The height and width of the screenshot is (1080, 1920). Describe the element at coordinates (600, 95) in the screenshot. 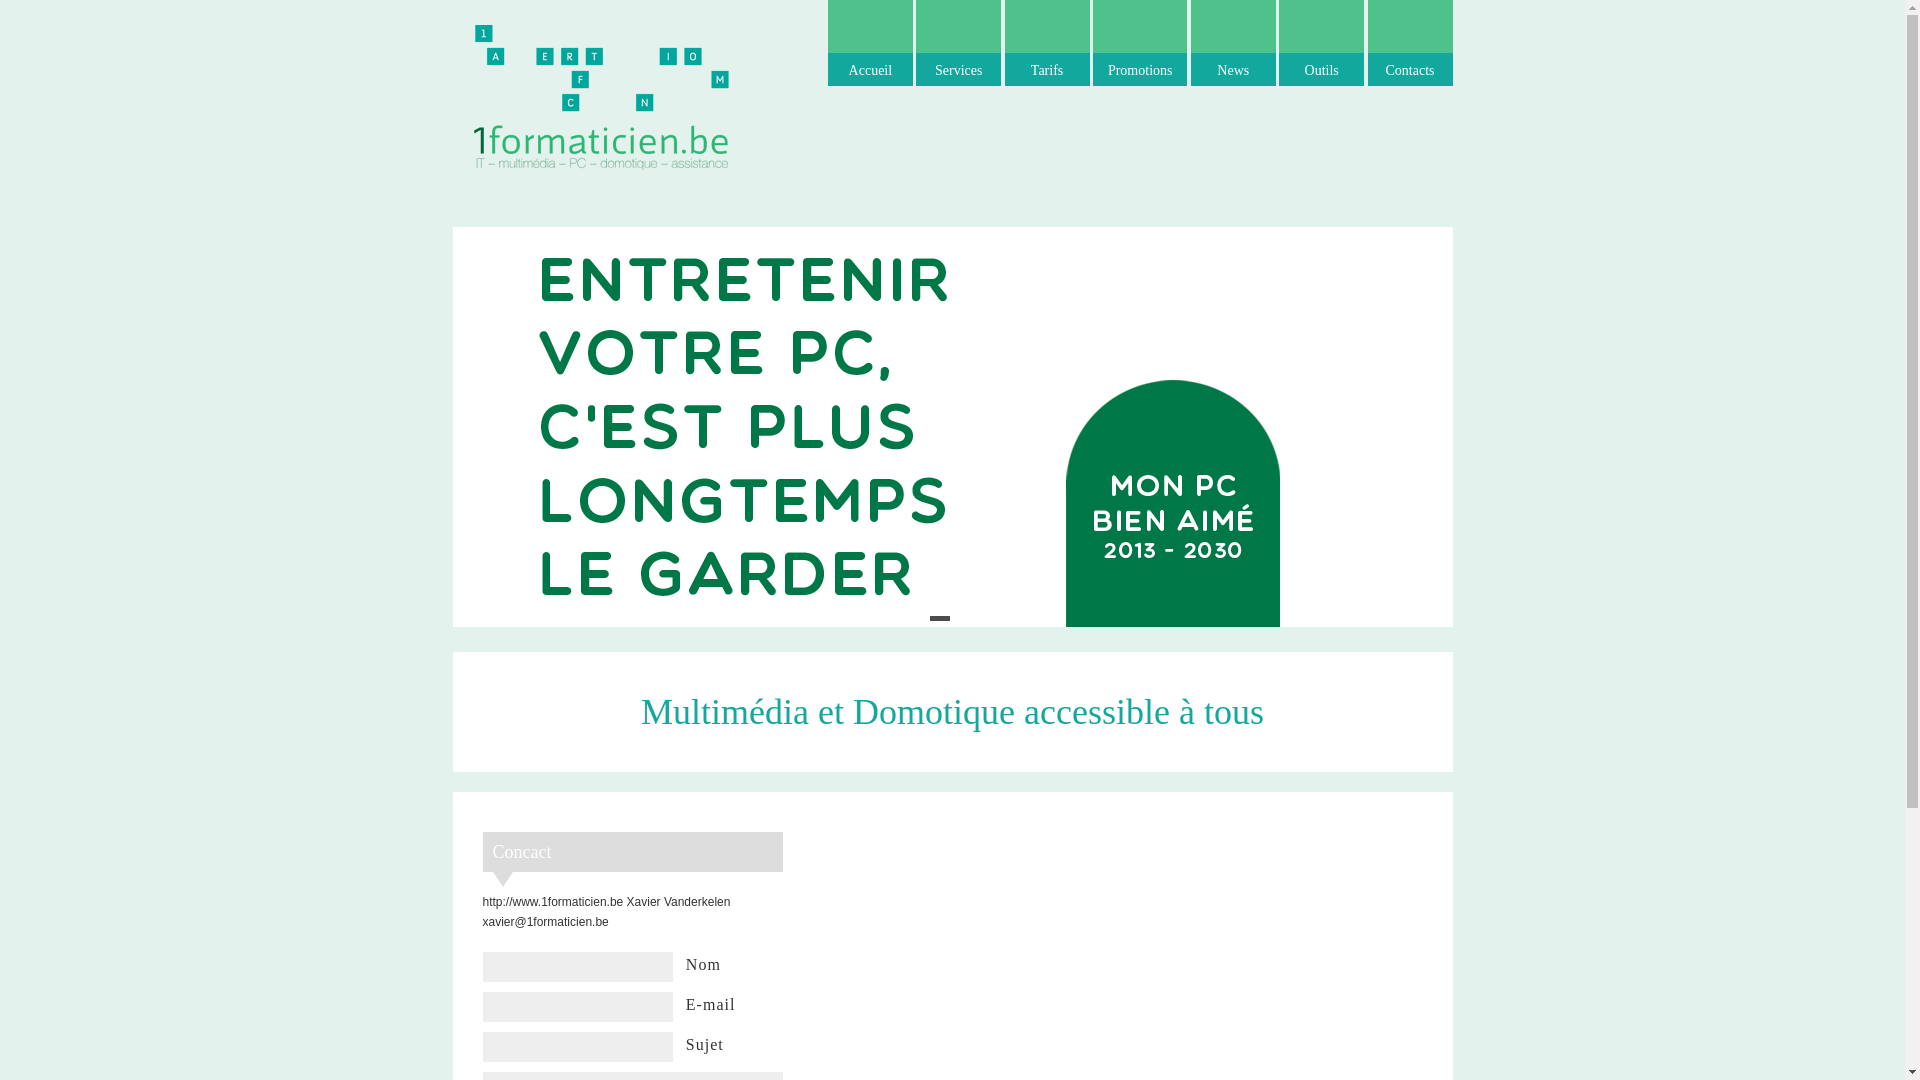

I see `'1Formaticien'` at that location.